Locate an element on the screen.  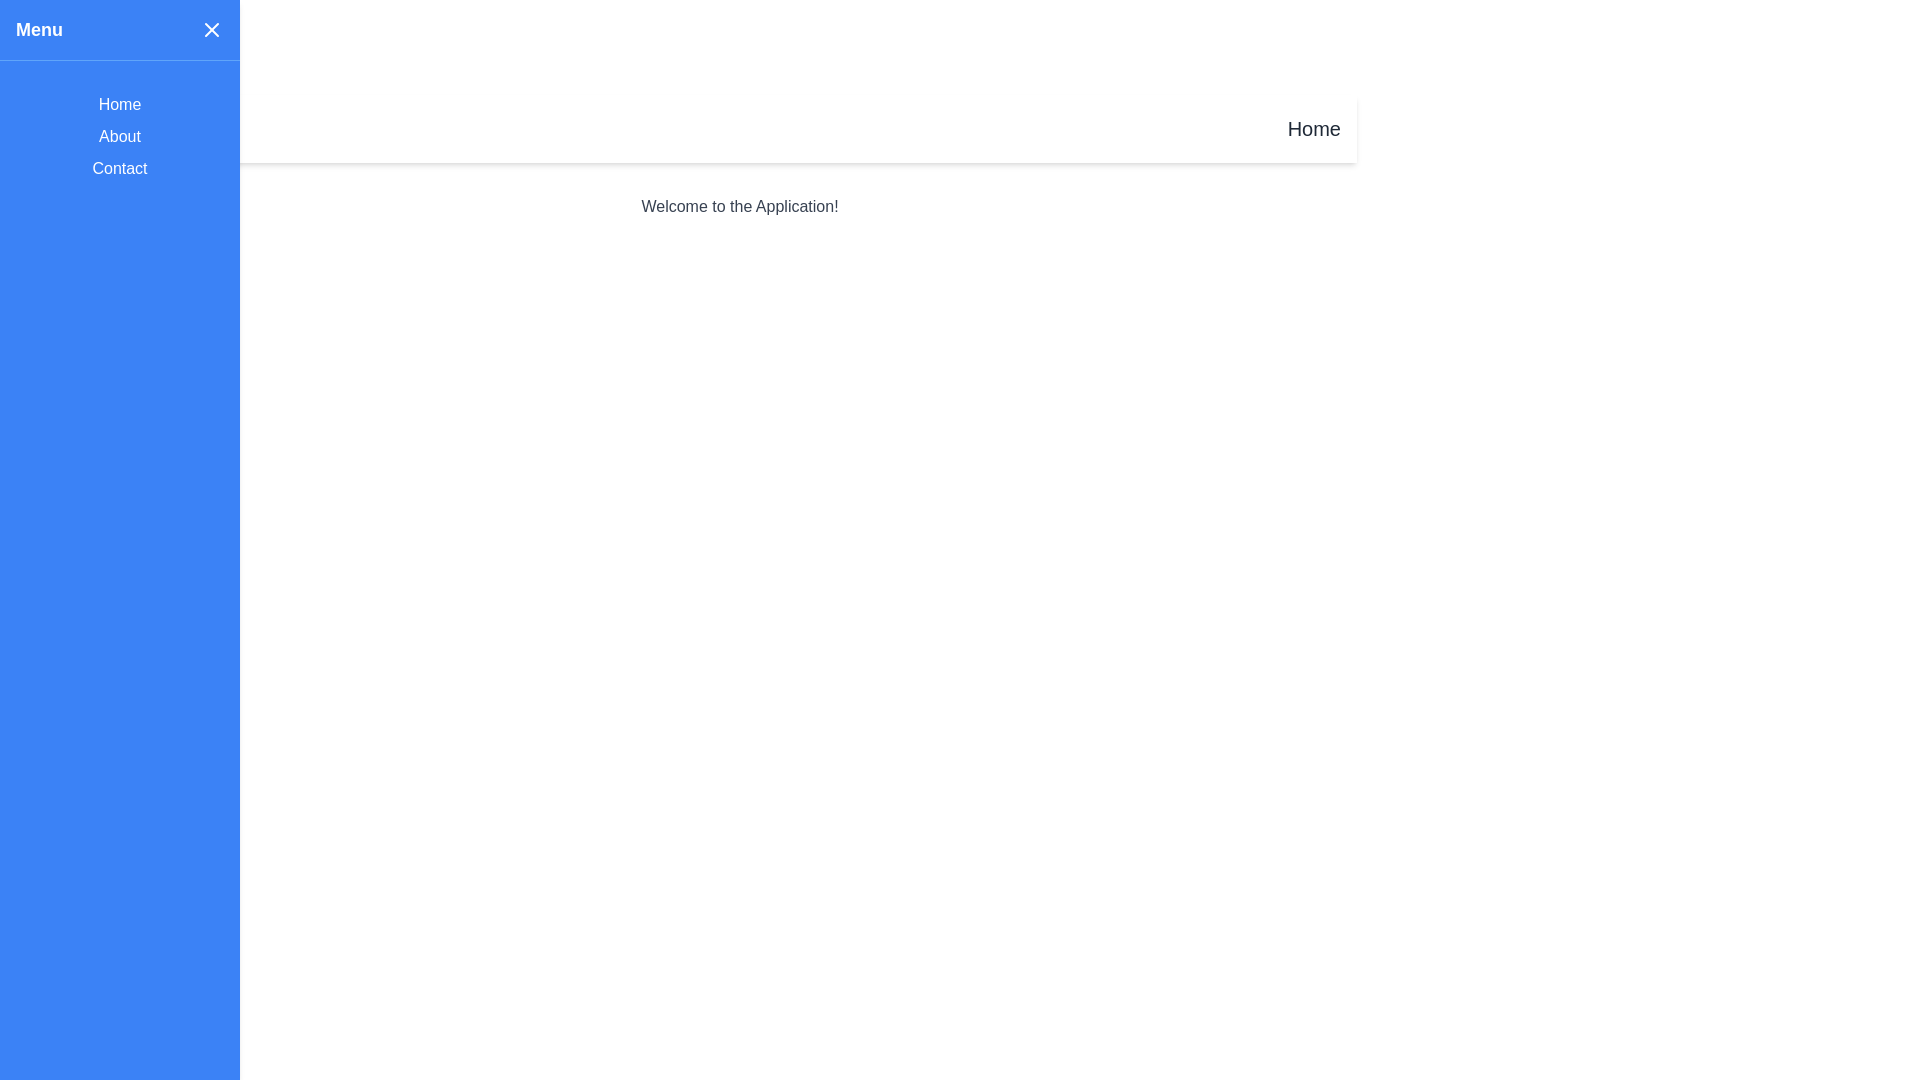
the 'About' hyperlink, which is styled with white text on a blue background and is the second item in the vertical navigation menu is located at coordinates (119, 136).